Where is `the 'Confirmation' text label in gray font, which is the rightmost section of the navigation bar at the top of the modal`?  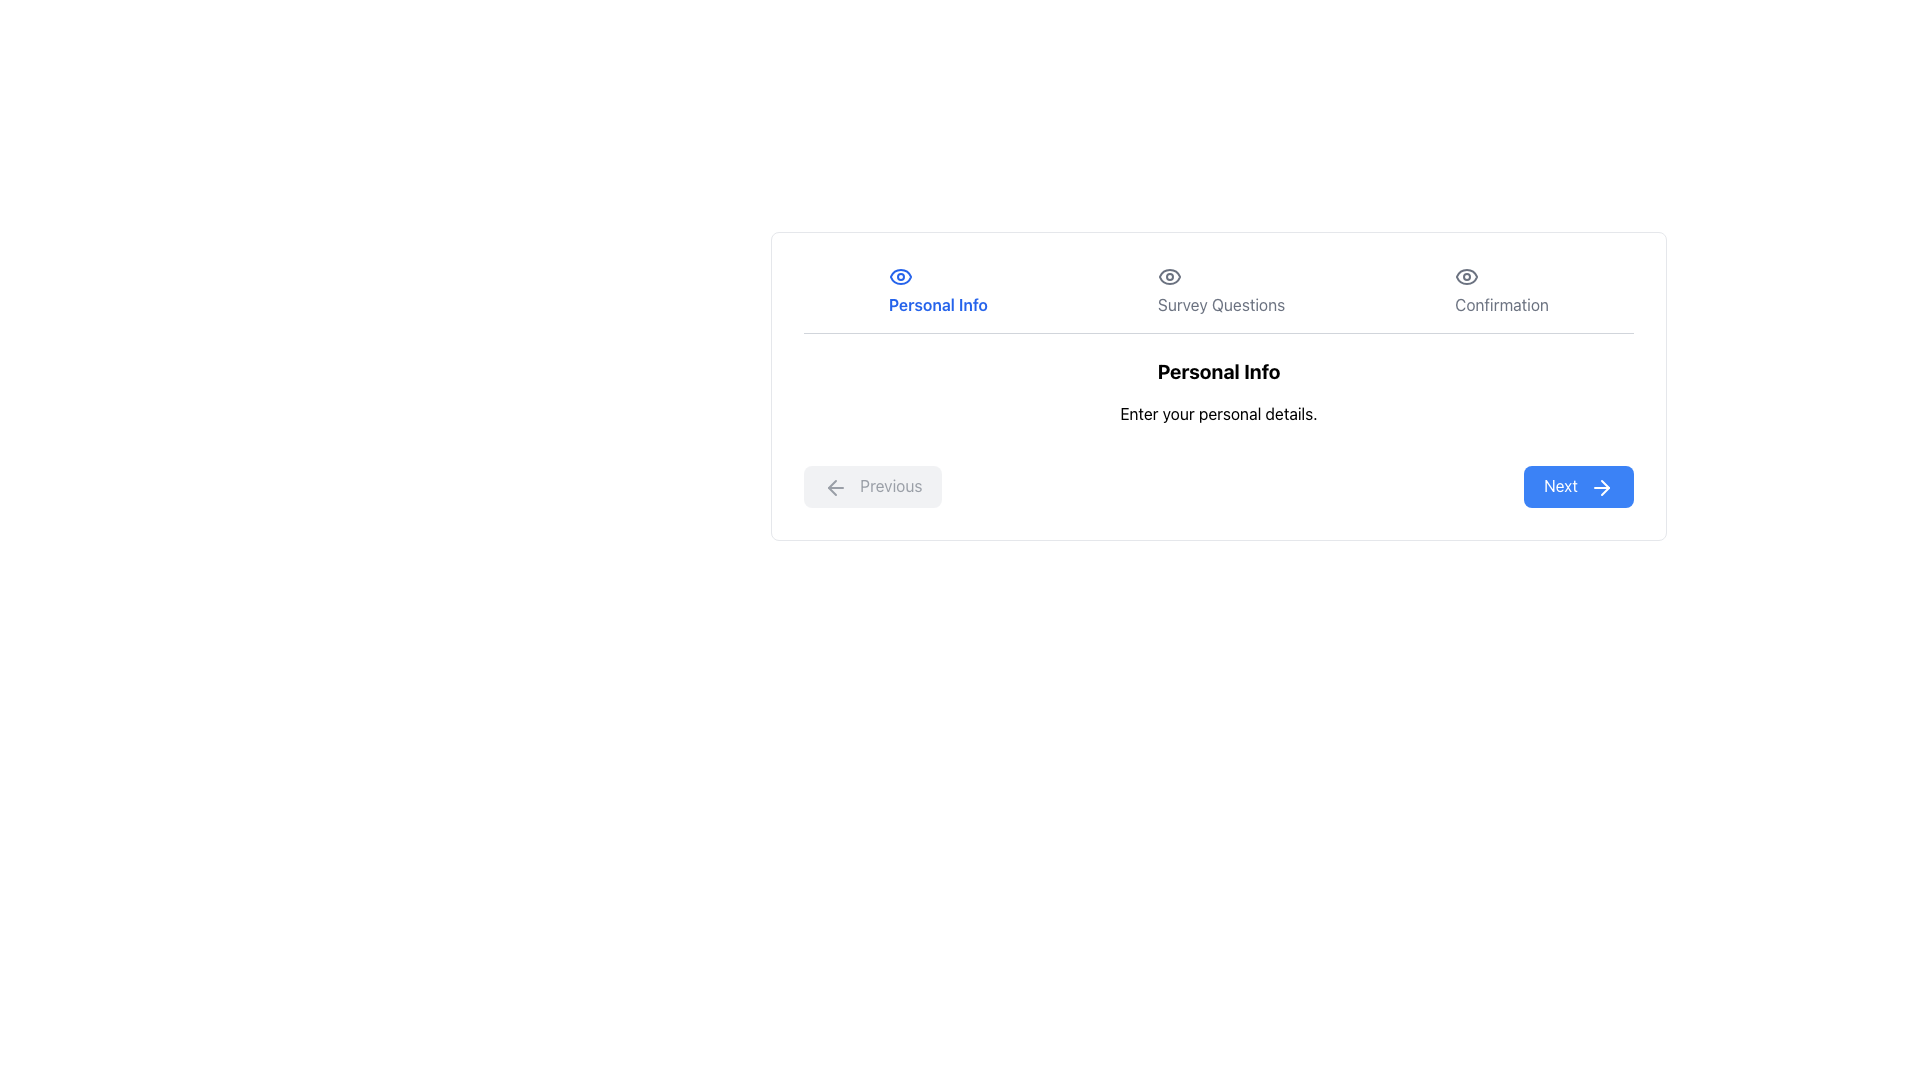
the 'Confirmation' text label in gray font, which is the rightmost section of the navigation bar at the top of the modal is located at coordinates (1502, 304).